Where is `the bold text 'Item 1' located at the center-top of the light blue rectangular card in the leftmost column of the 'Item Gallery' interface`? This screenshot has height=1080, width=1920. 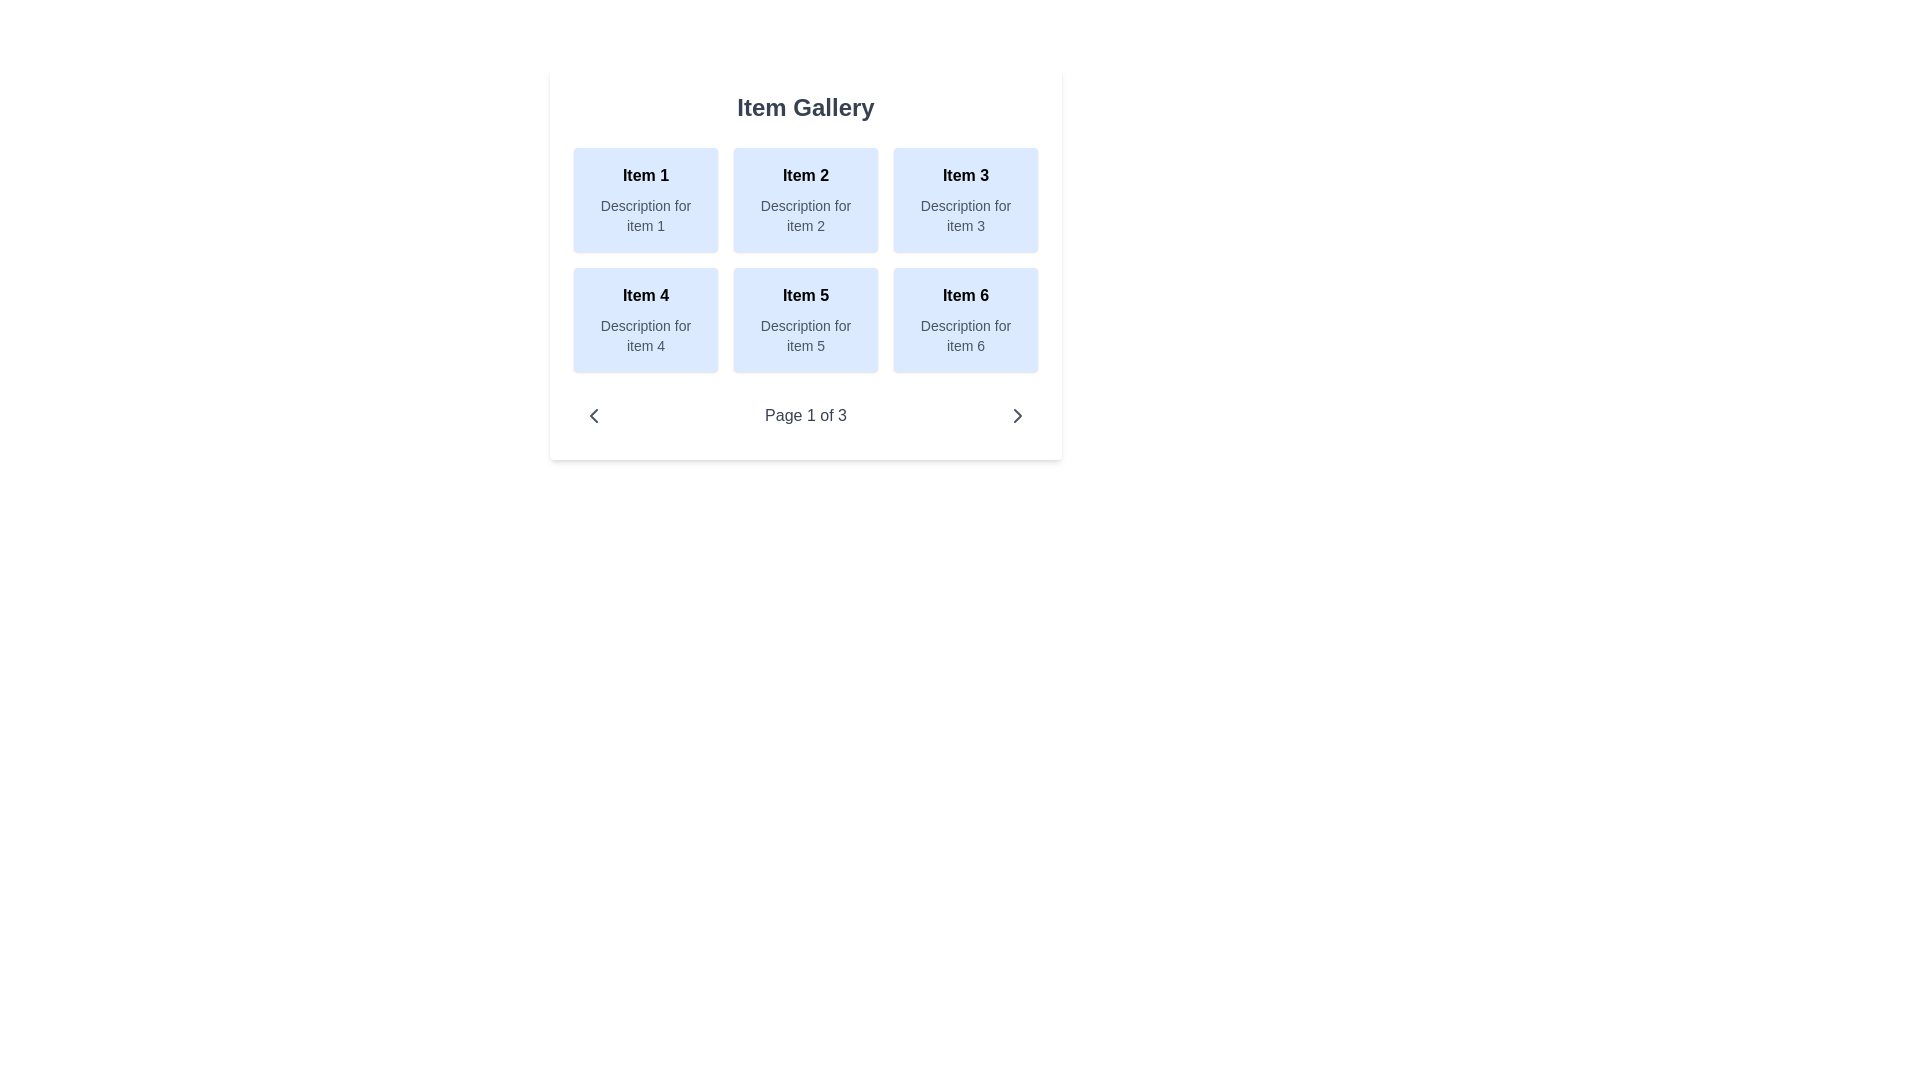
the bold text 'Item 1' located at the center-top of the light blue rectangular card in the leftmost column of the 'Item Gallery' interface is located at coordinates (646, 175).